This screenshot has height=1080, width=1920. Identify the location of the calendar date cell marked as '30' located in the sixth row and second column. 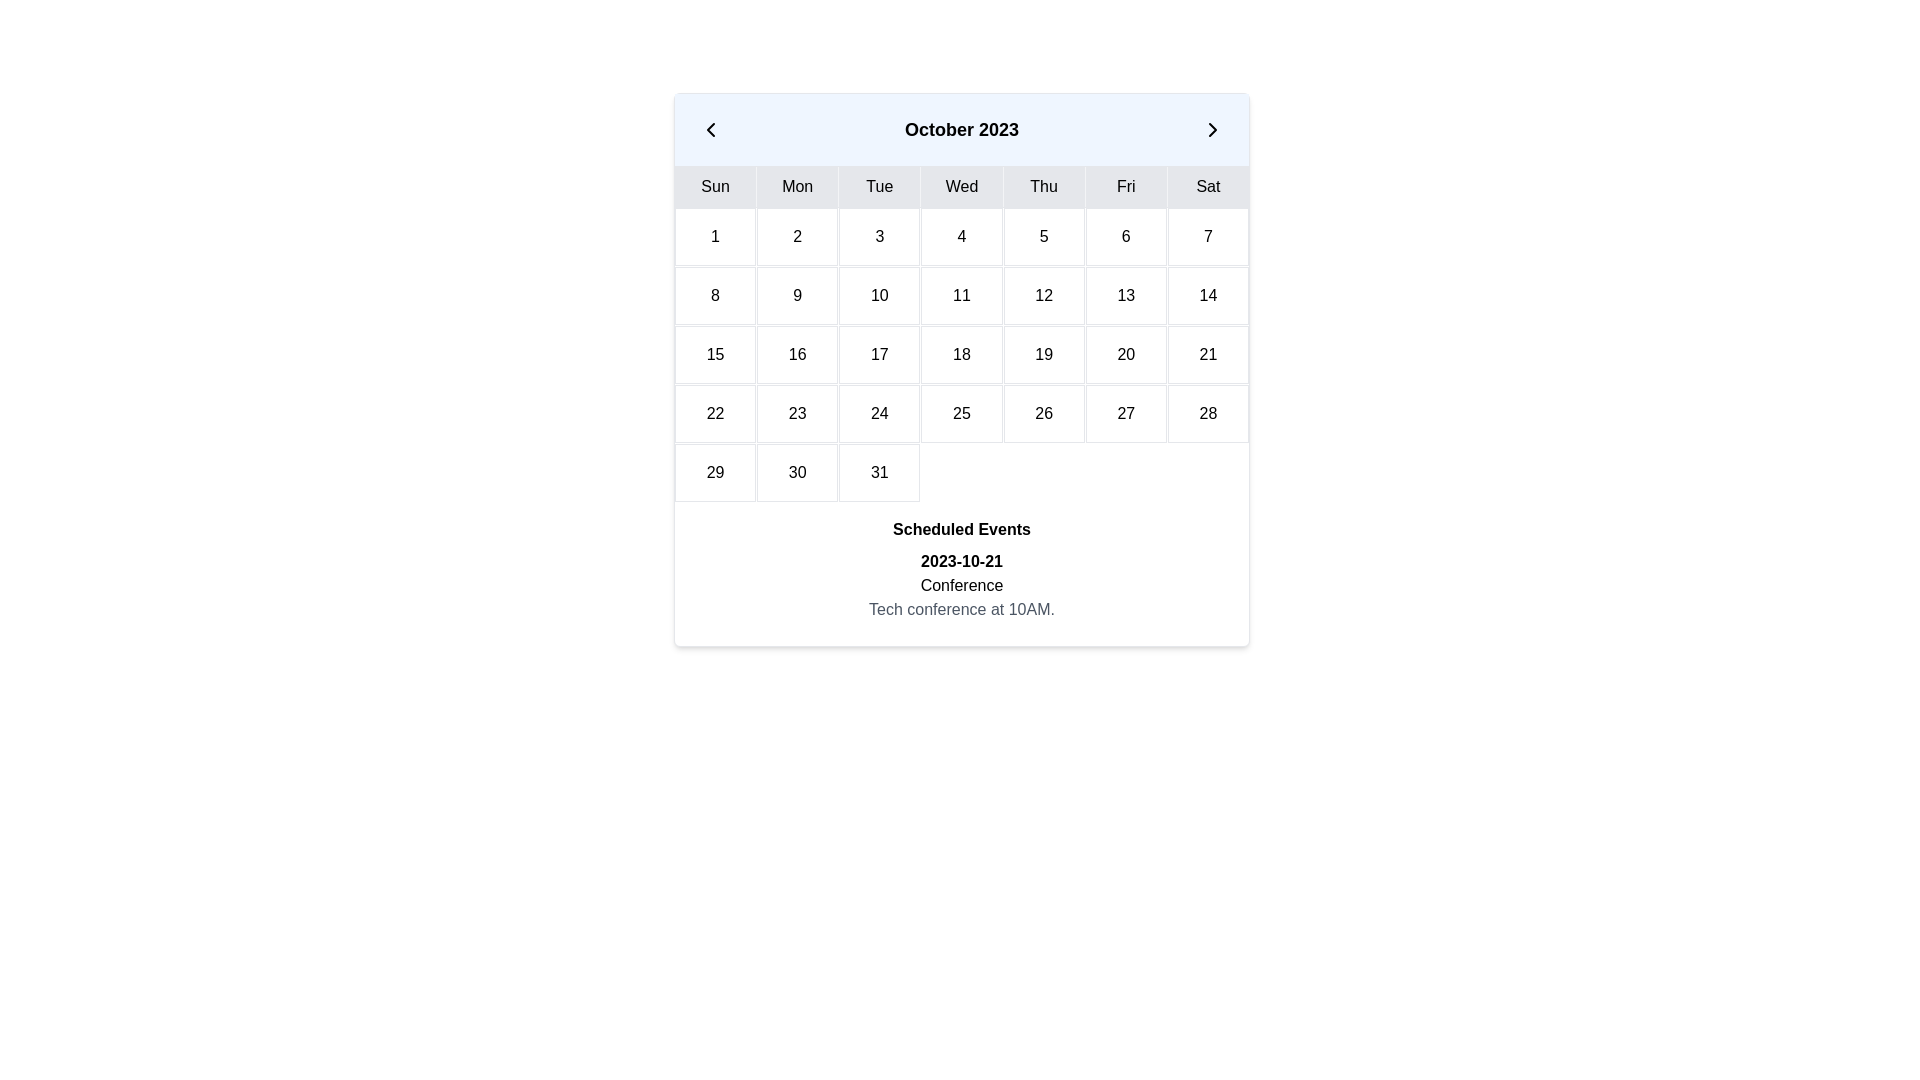
(796, 473).